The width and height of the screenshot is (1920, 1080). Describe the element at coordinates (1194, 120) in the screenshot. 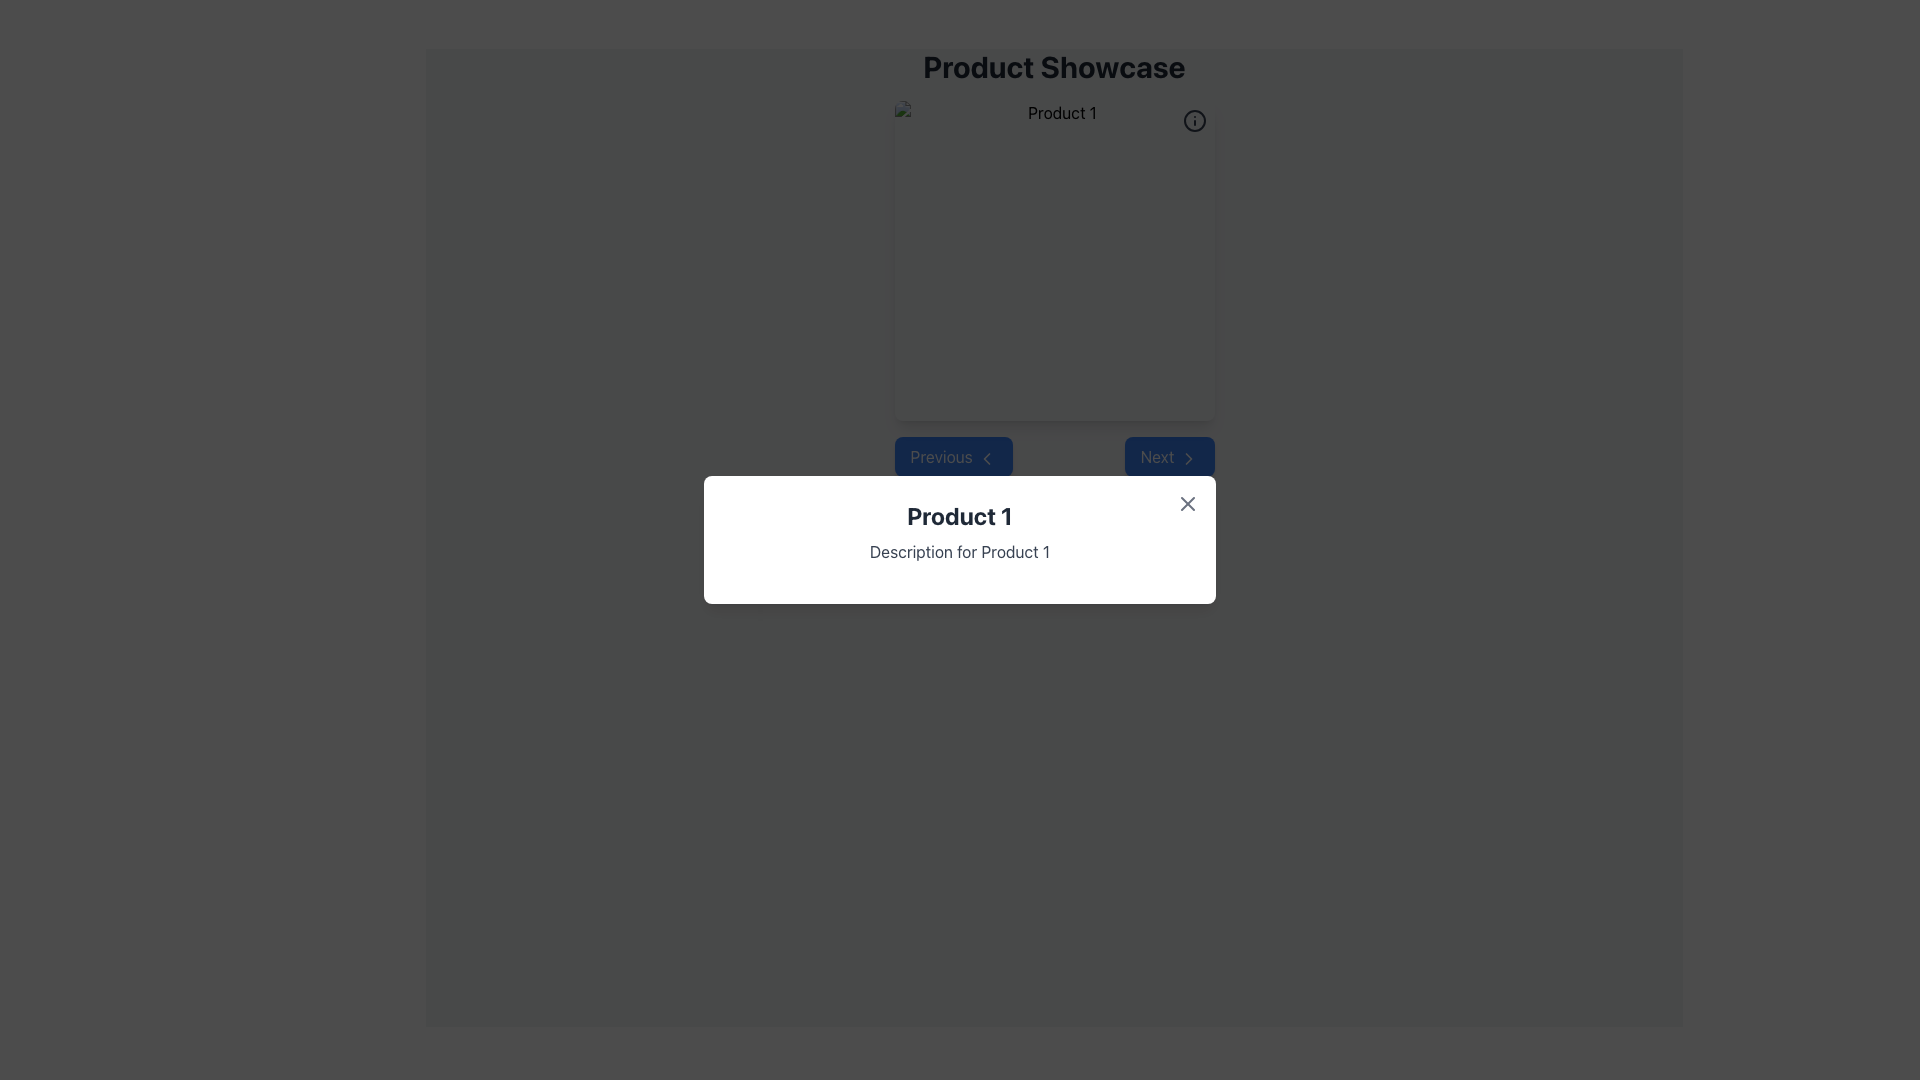

I see `the SVG circle shape located in the upper-right corner of the Product Showcase box, which visually resembles an icon's background or outline` at that location.